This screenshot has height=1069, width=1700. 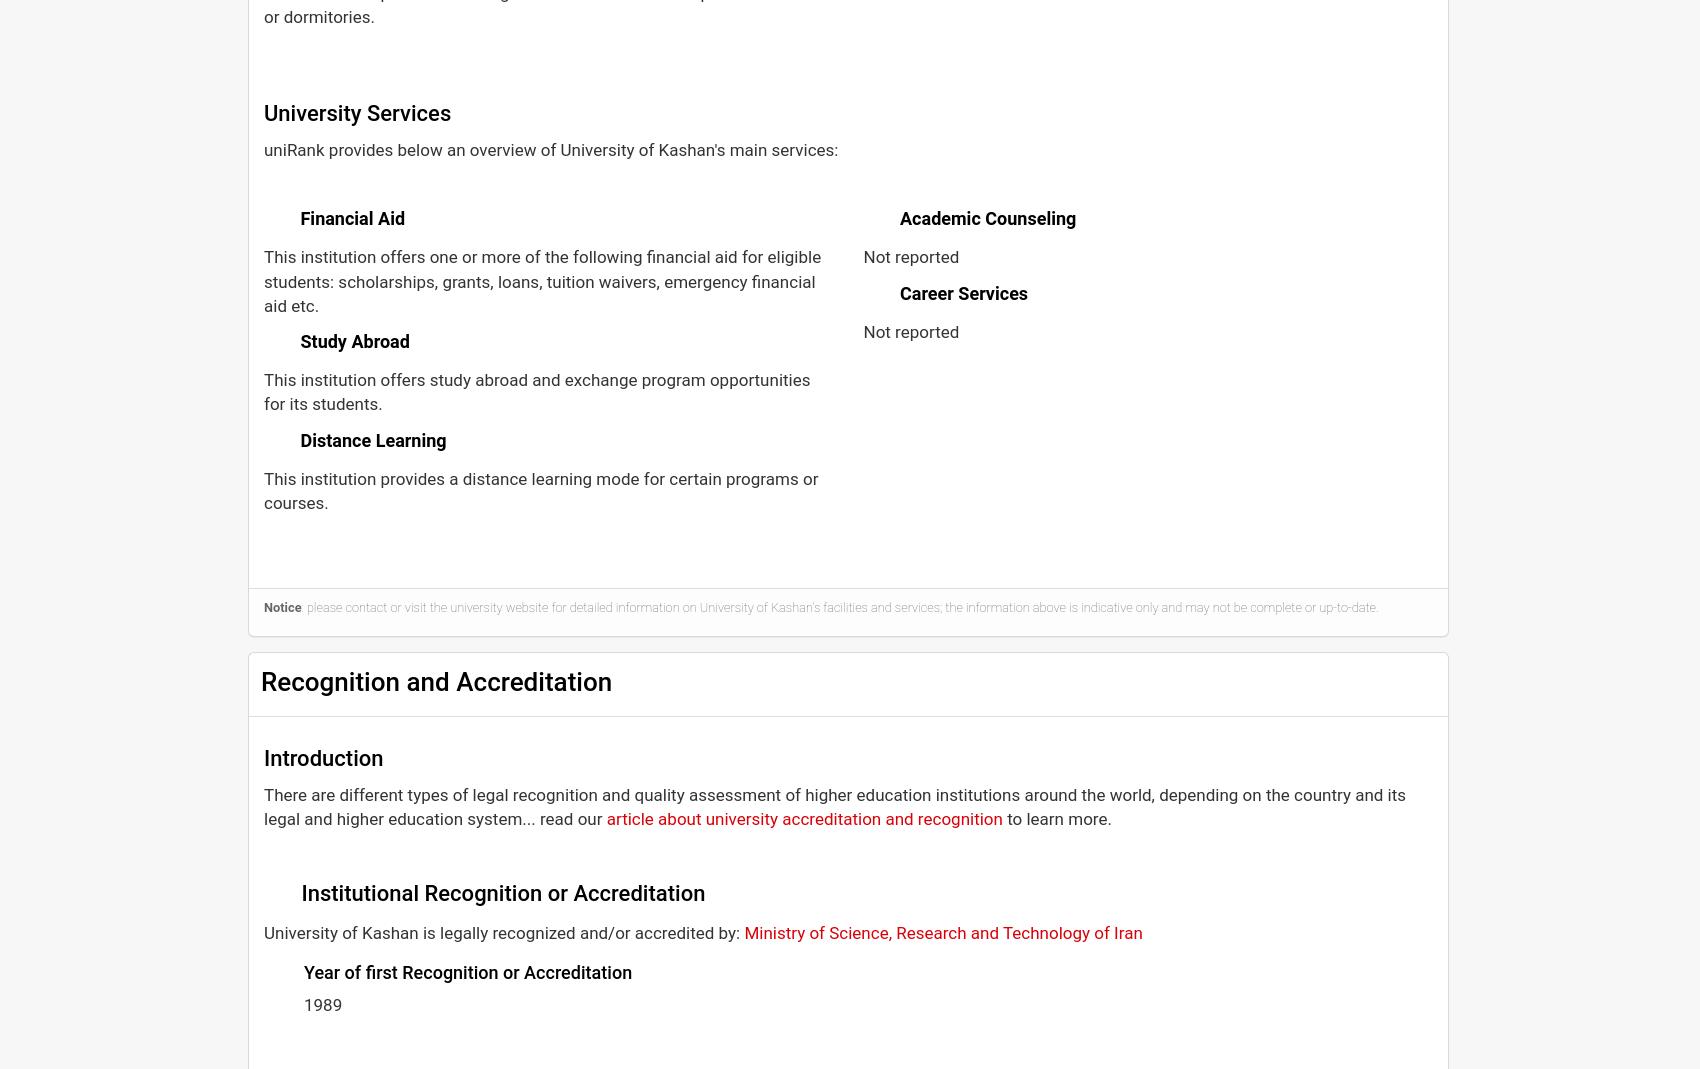 I want to click on 'Study Abroad', so click(x=353, y=340).